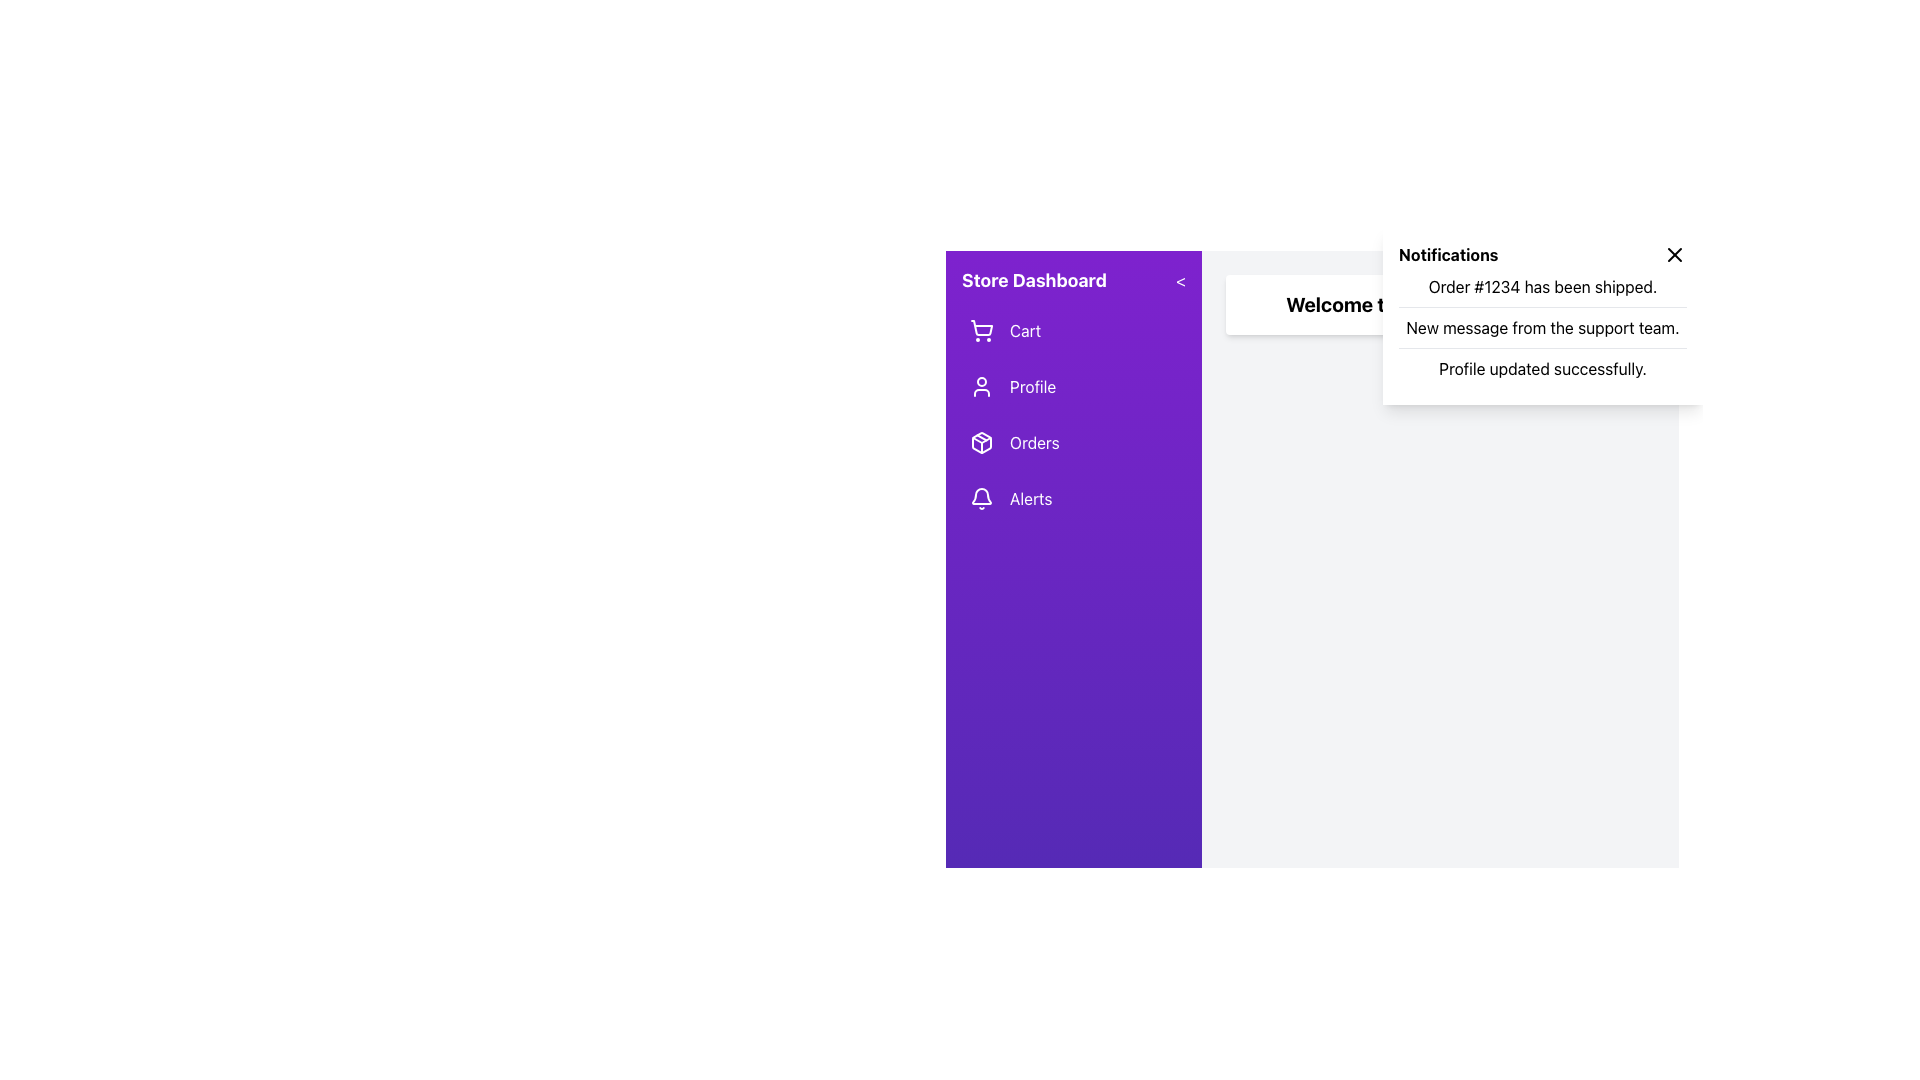 Image resolution: width=1920 pixels, height=1080 pixels. Describe the element at coordinates (982, 442) in the screenshot. I see `the package icon located to the left of the 'Orders' text in the vertical menu list on a purple background` at that location.